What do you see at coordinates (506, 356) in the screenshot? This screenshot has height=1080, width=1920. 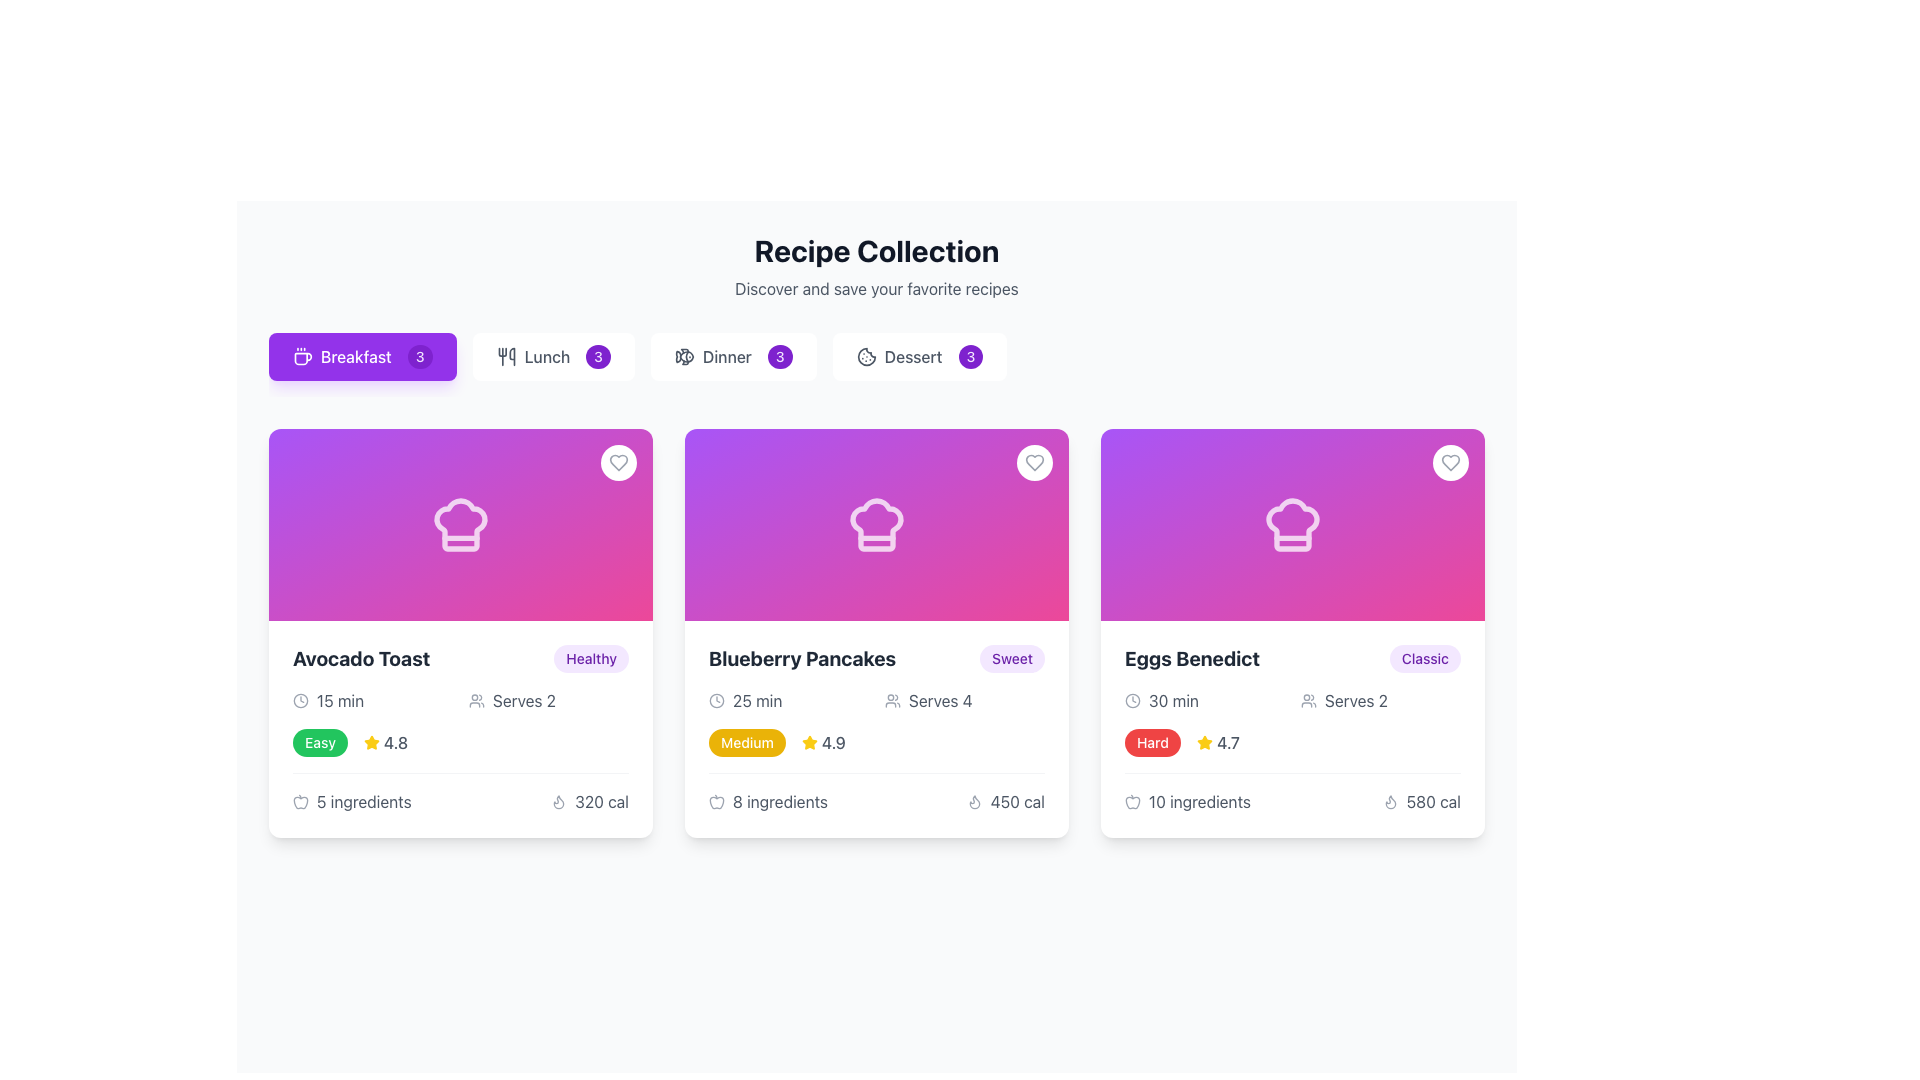 I see `the fork and knife icon located to the left of the 'Lunch' button, which has a modern, minimalistic design in gray color` at bounding box center [506, 356].